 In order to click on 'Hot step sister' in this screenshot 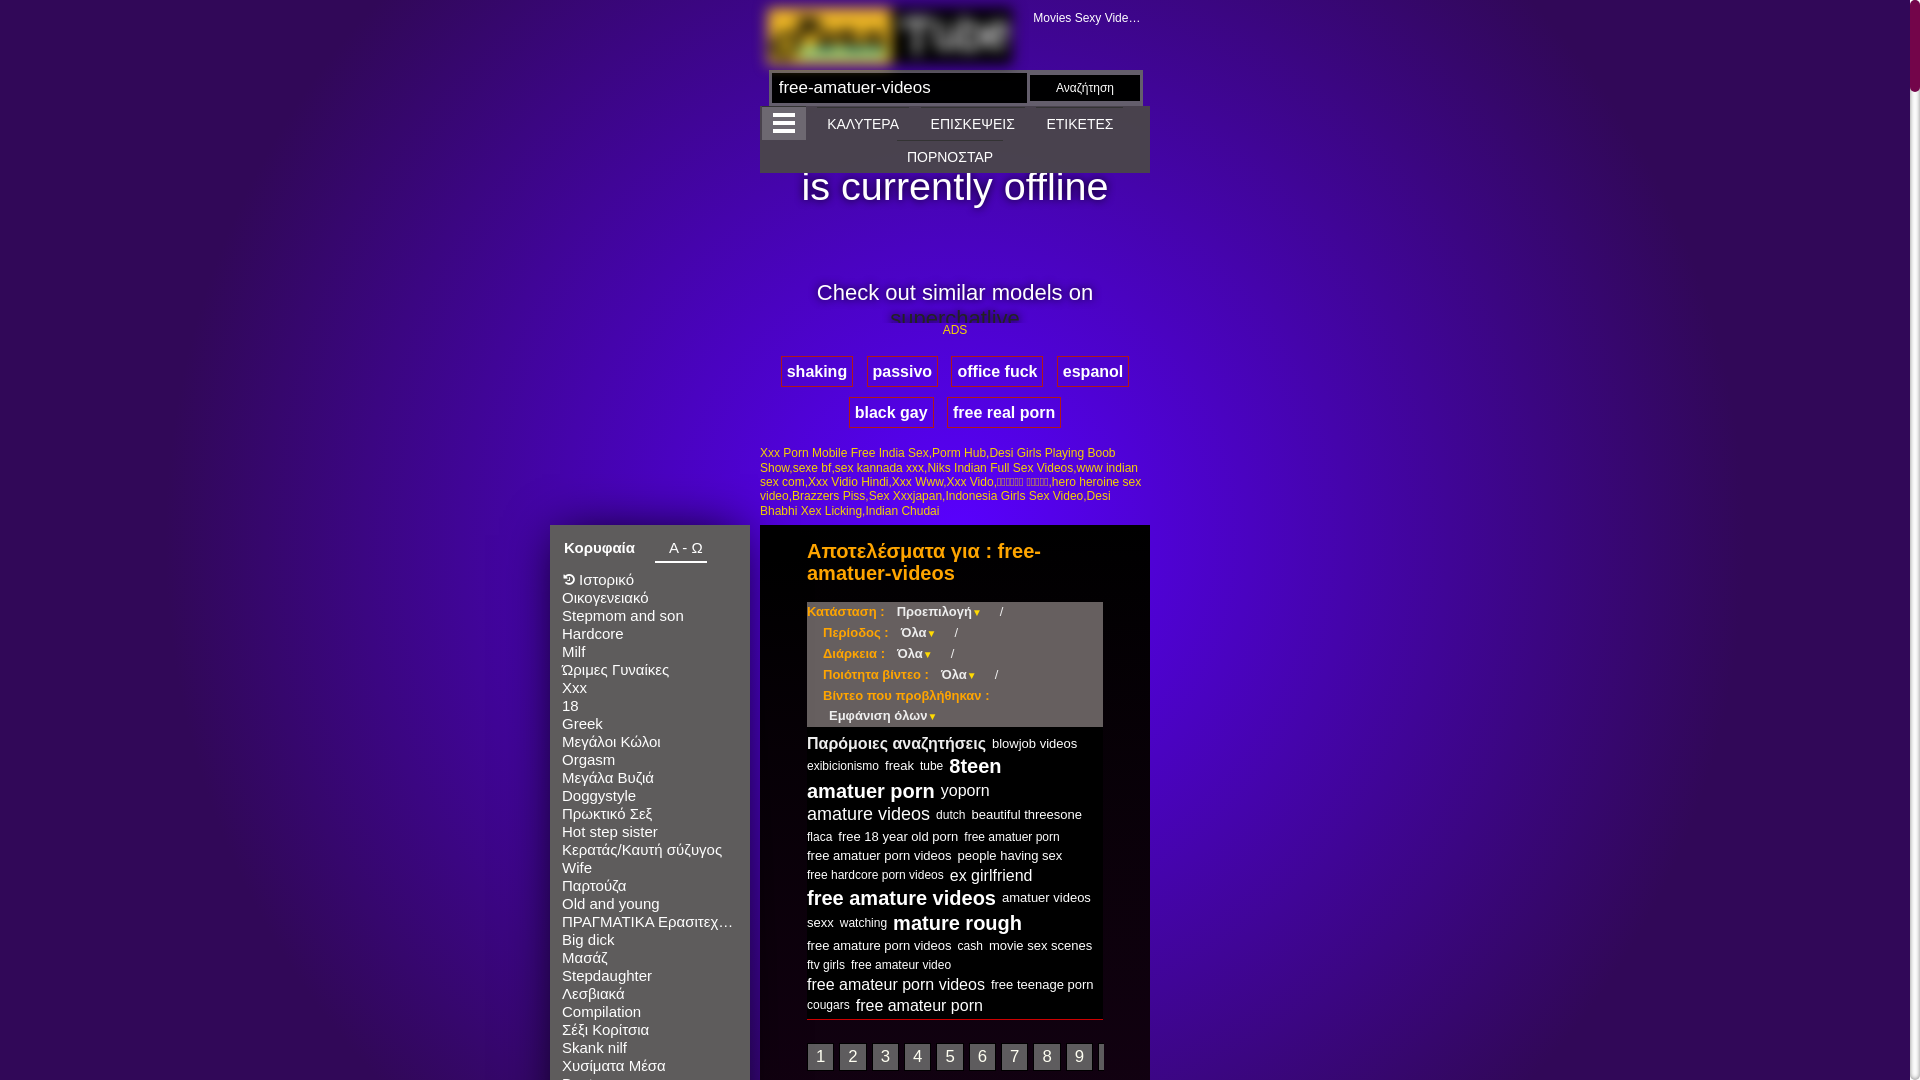, I will do `click(560, 832)`.